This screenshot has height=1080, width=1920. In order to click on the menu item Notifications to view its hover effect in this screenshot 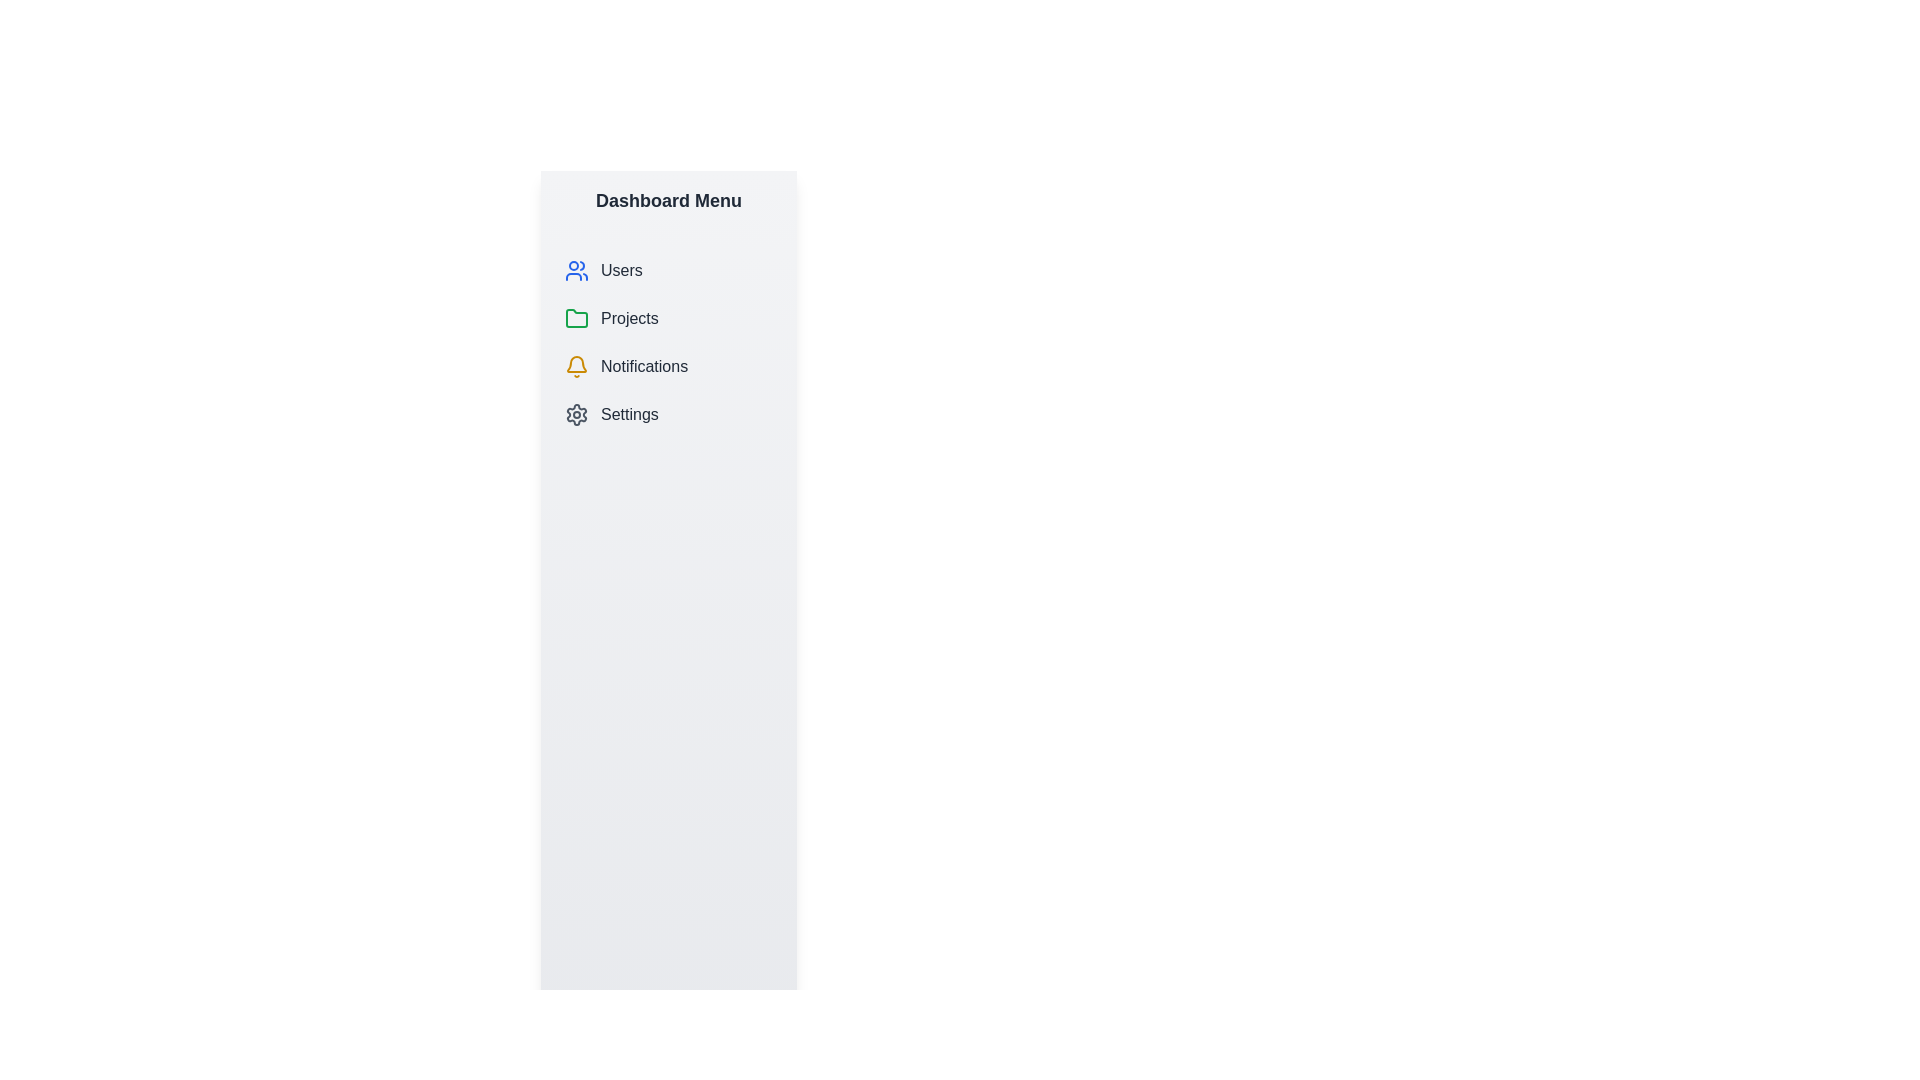, I will do `click(668, 366)`.